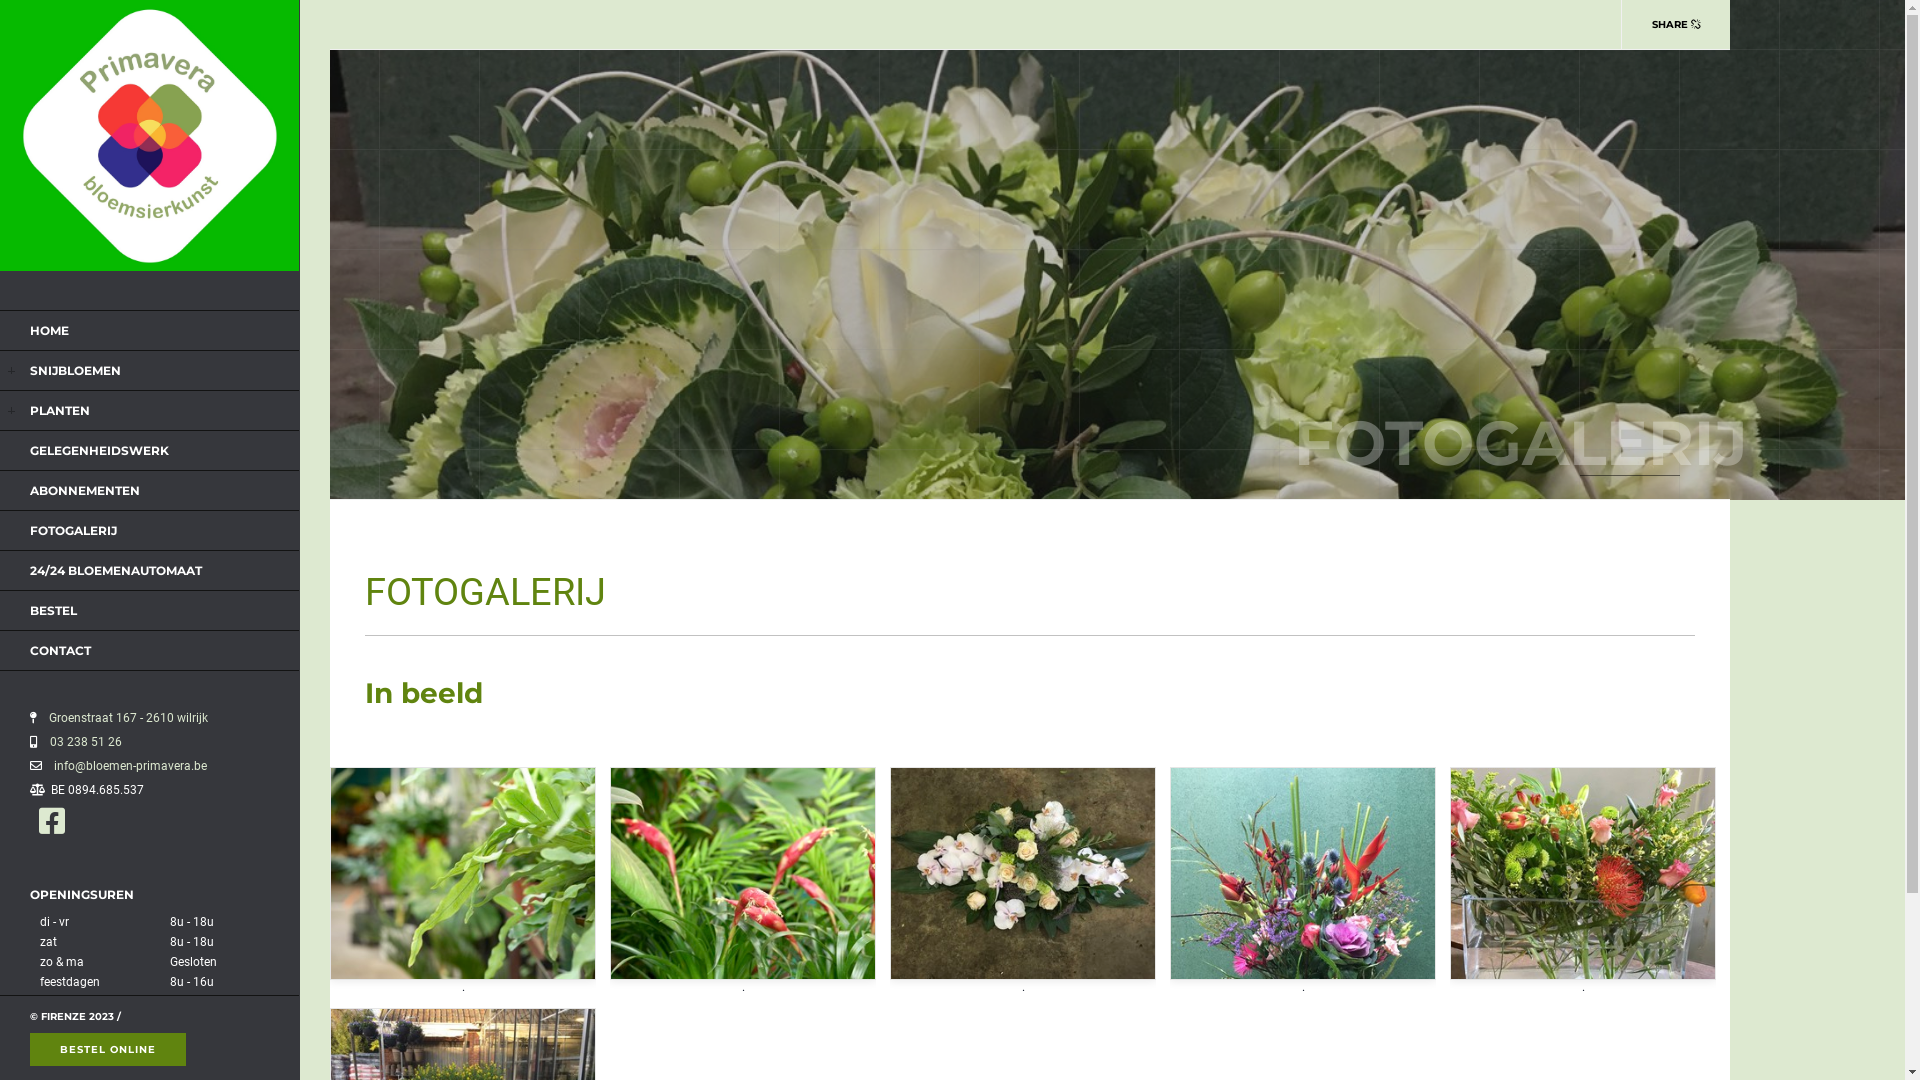 Image resolution: width=1920 pixels, height=1080 pixels. I want to click on 'Groenstraat 167 - 2610 wilrijk', so click(123, 716).